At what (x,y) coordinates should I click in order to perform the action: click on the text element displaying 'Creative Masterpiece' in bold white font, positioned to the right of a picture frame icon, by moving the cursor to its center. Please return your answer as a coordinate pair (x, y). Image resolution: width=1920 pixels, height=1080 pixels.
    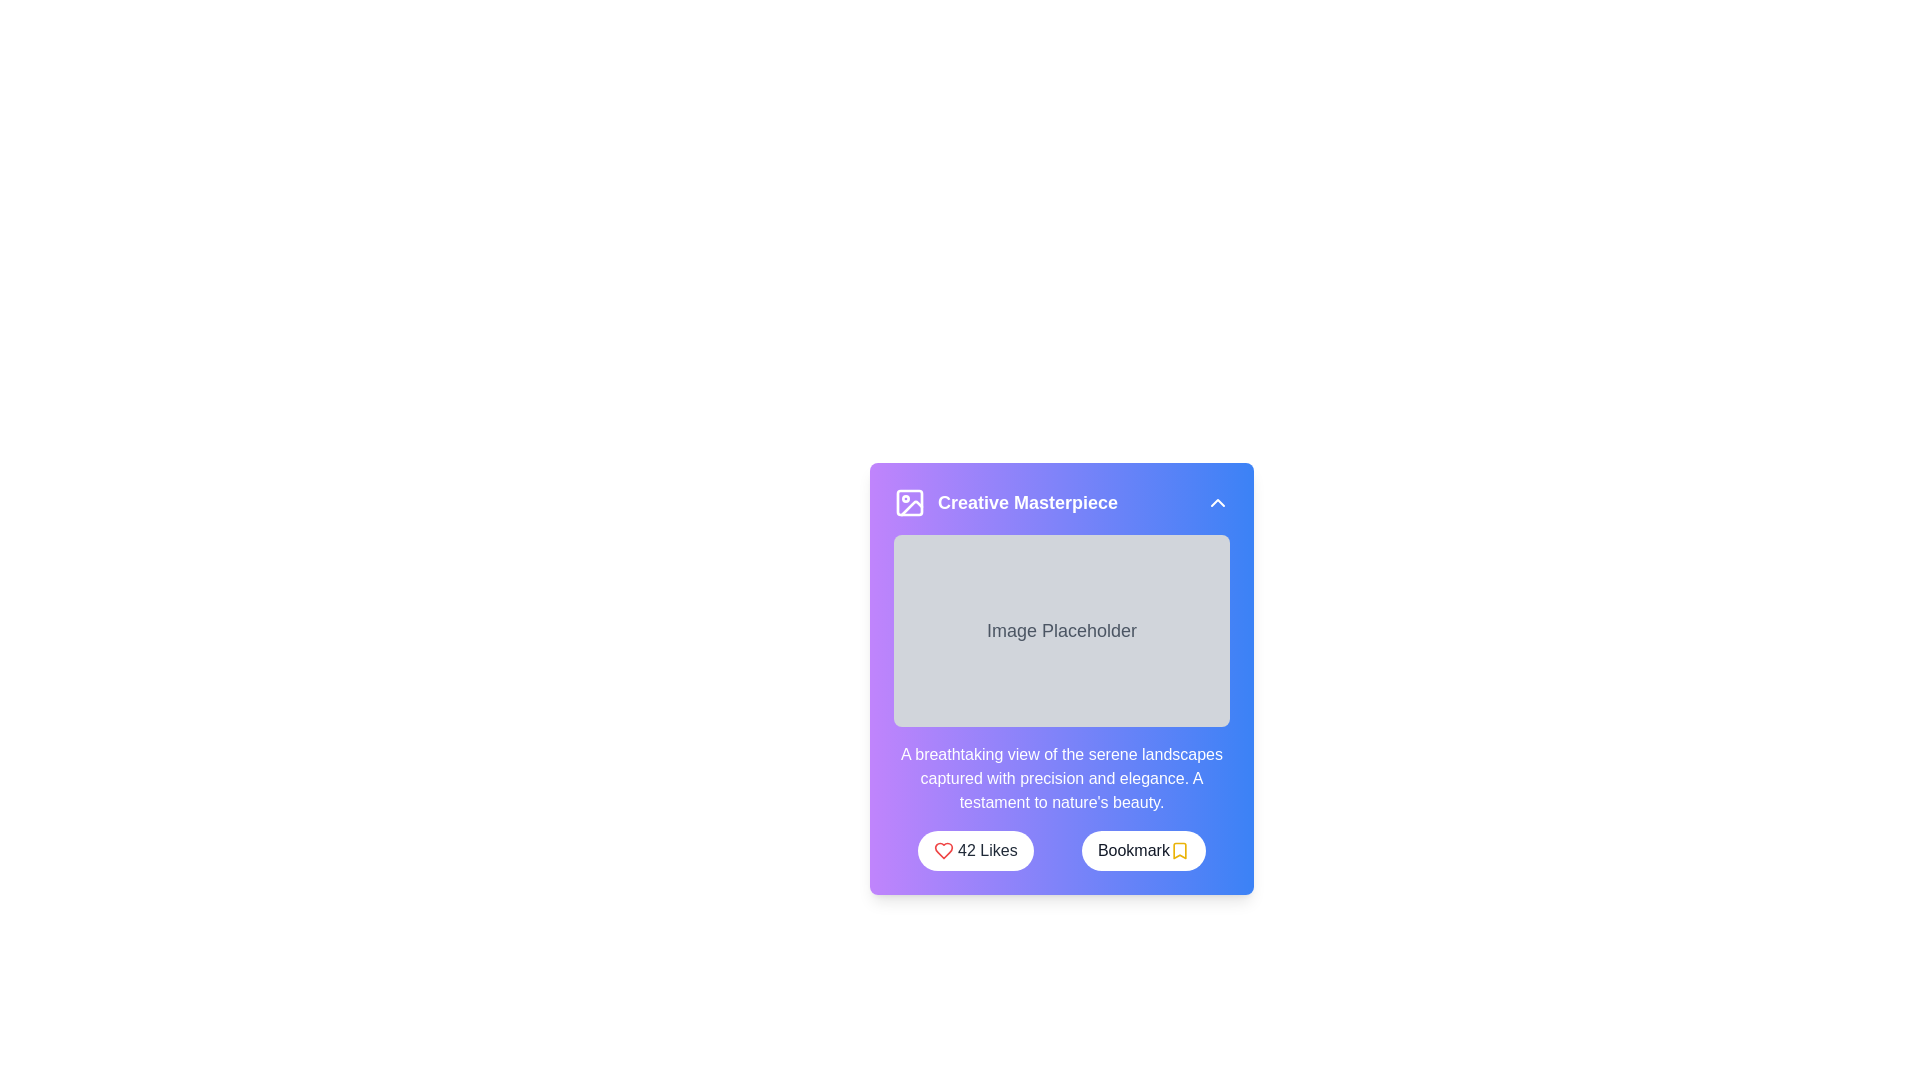
    Looking at the image, I should click on (1027, 501).